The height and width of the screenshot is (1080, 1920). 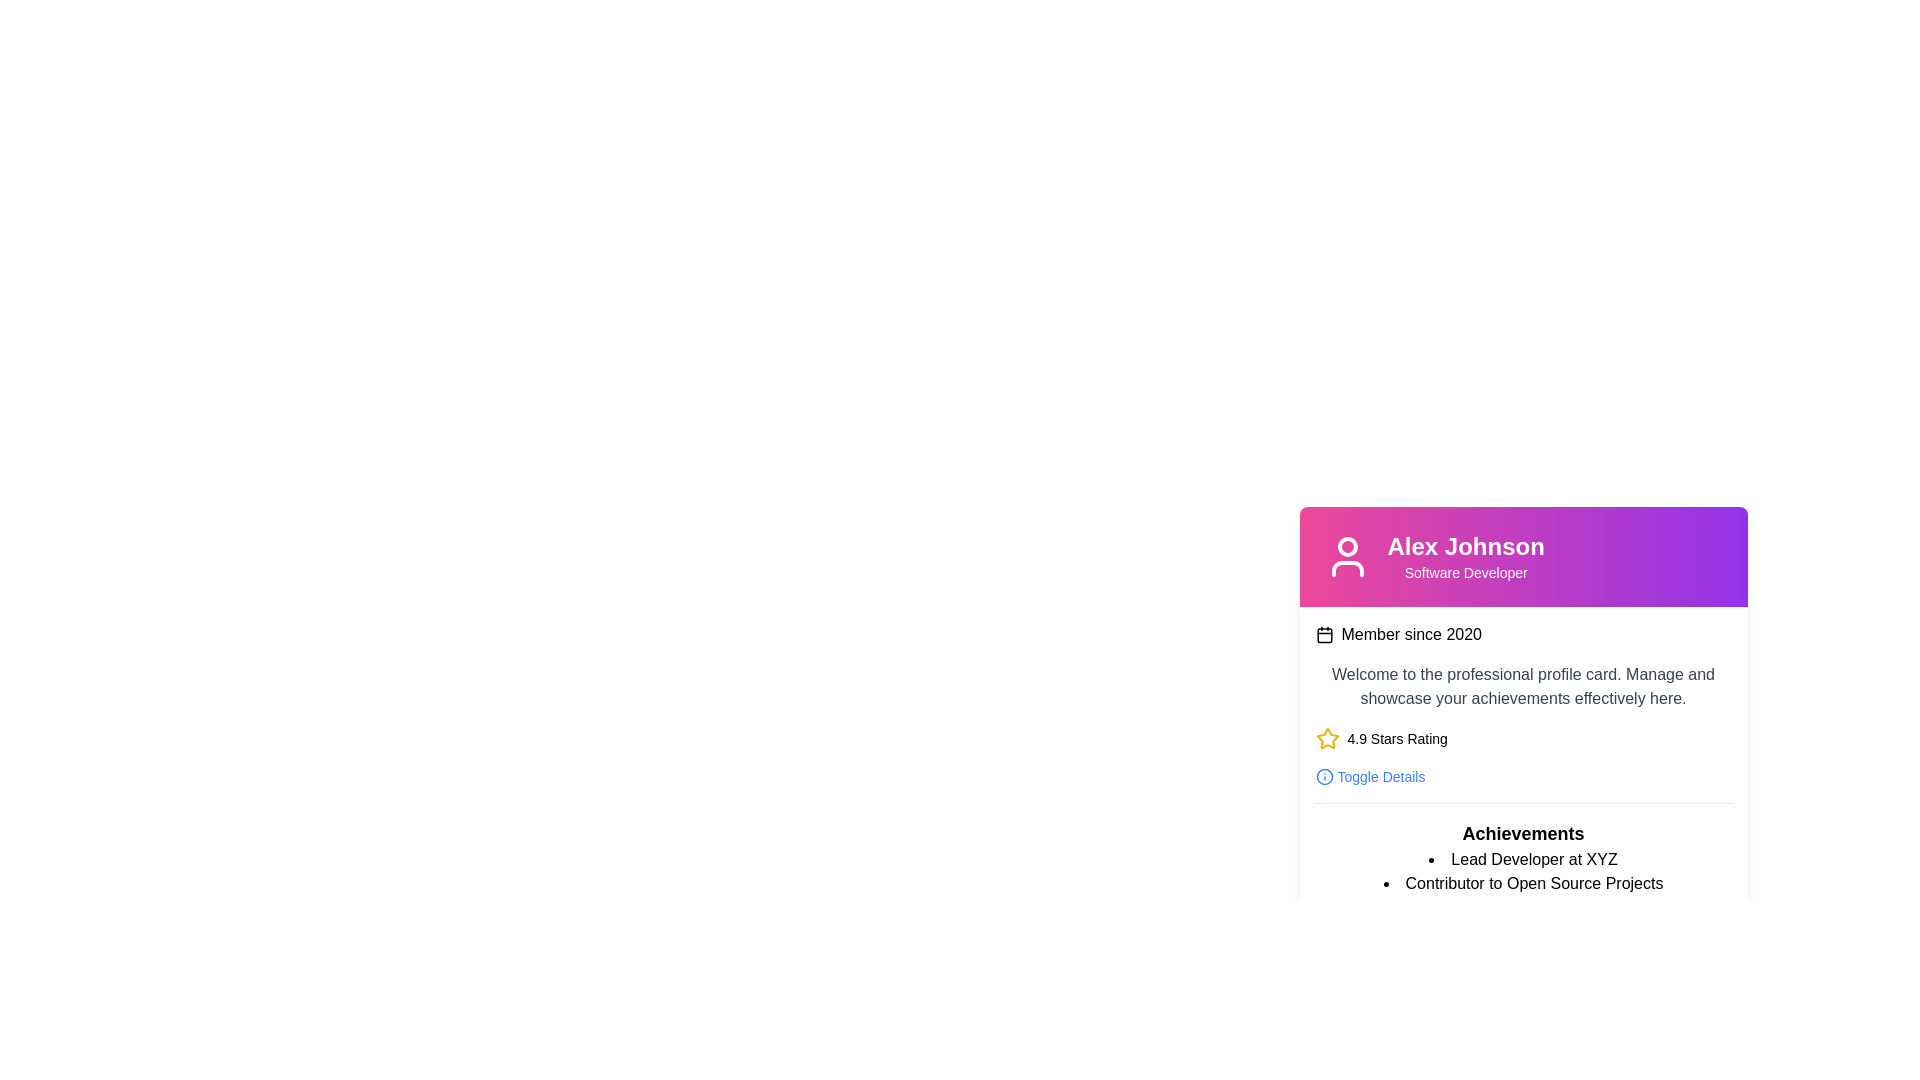 What do you see at coordinates (1522, 757) in the screenshot?
I see `the 'Toggle Details' link in the Profile card` at bounding box center [1522, 757].